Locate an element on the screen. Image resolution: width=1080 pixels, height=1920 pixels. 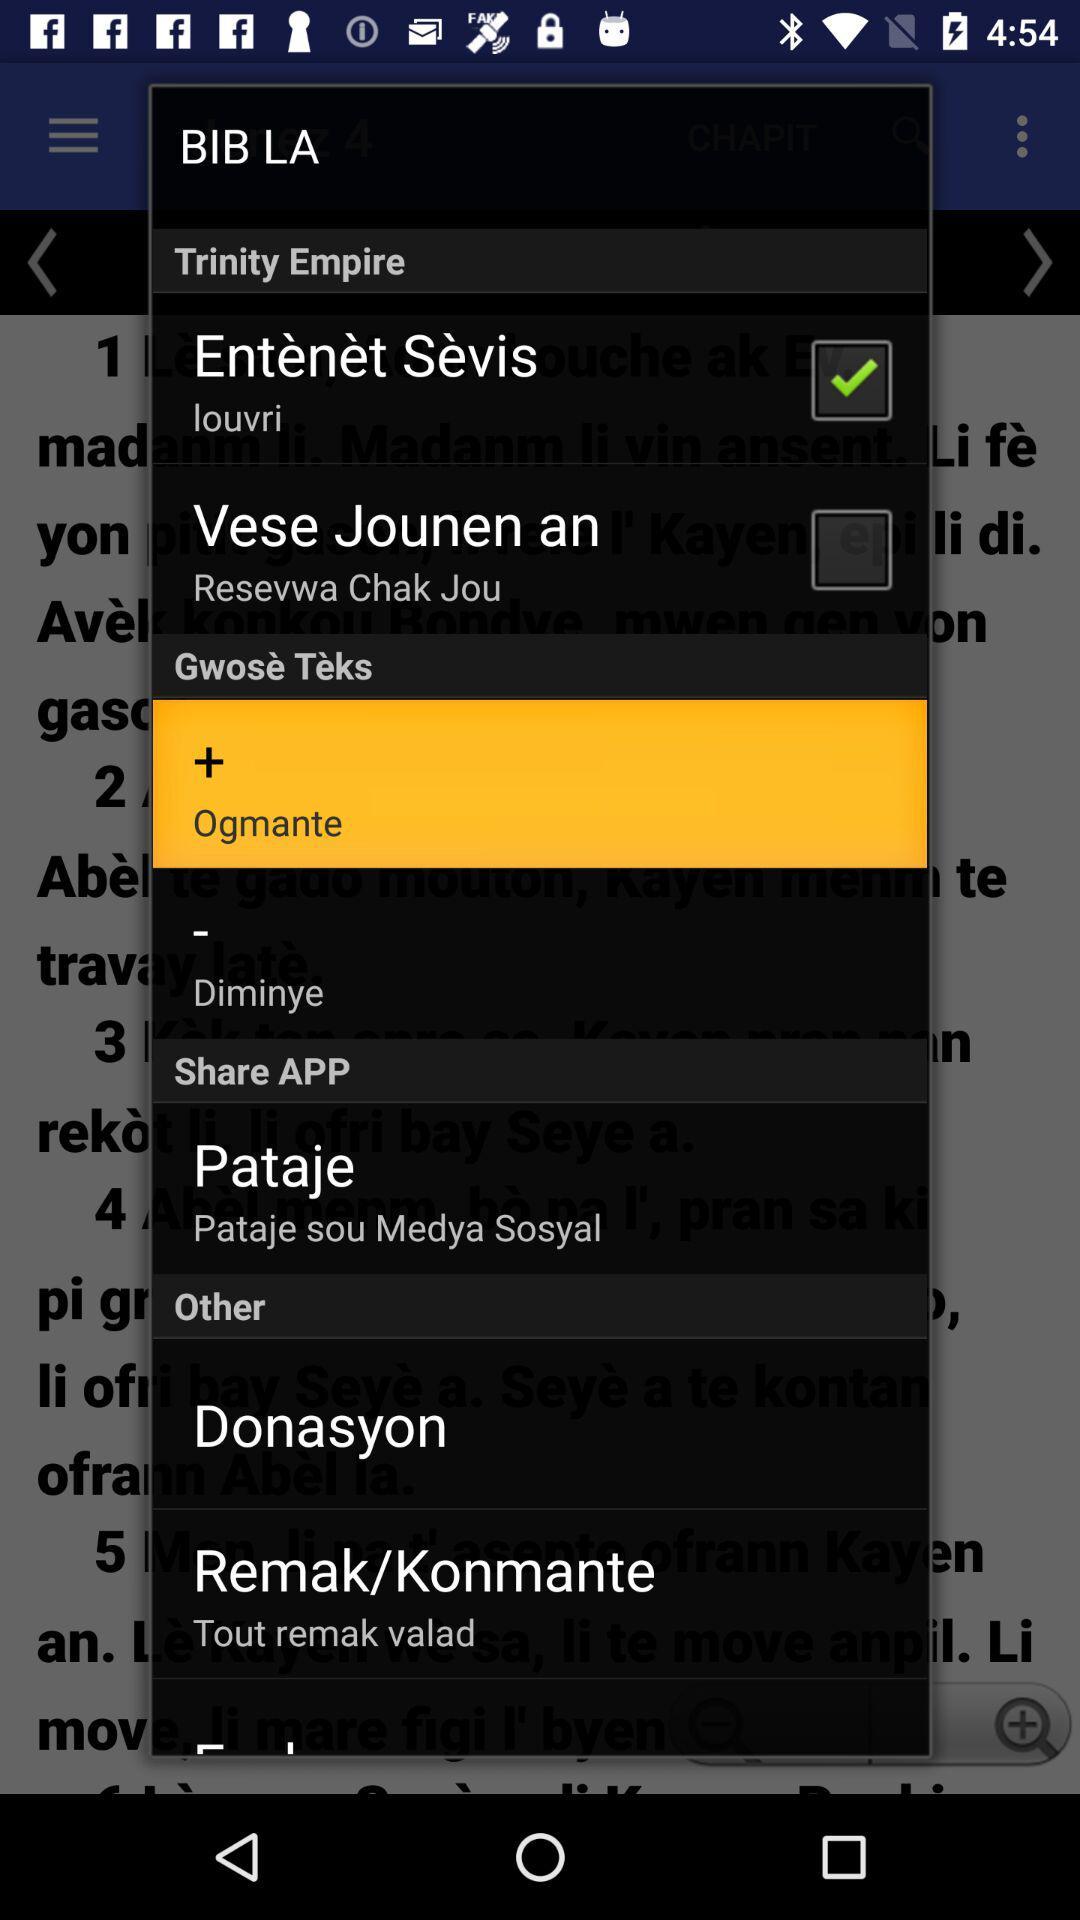
diminye app is located at coordinates (257, 991).